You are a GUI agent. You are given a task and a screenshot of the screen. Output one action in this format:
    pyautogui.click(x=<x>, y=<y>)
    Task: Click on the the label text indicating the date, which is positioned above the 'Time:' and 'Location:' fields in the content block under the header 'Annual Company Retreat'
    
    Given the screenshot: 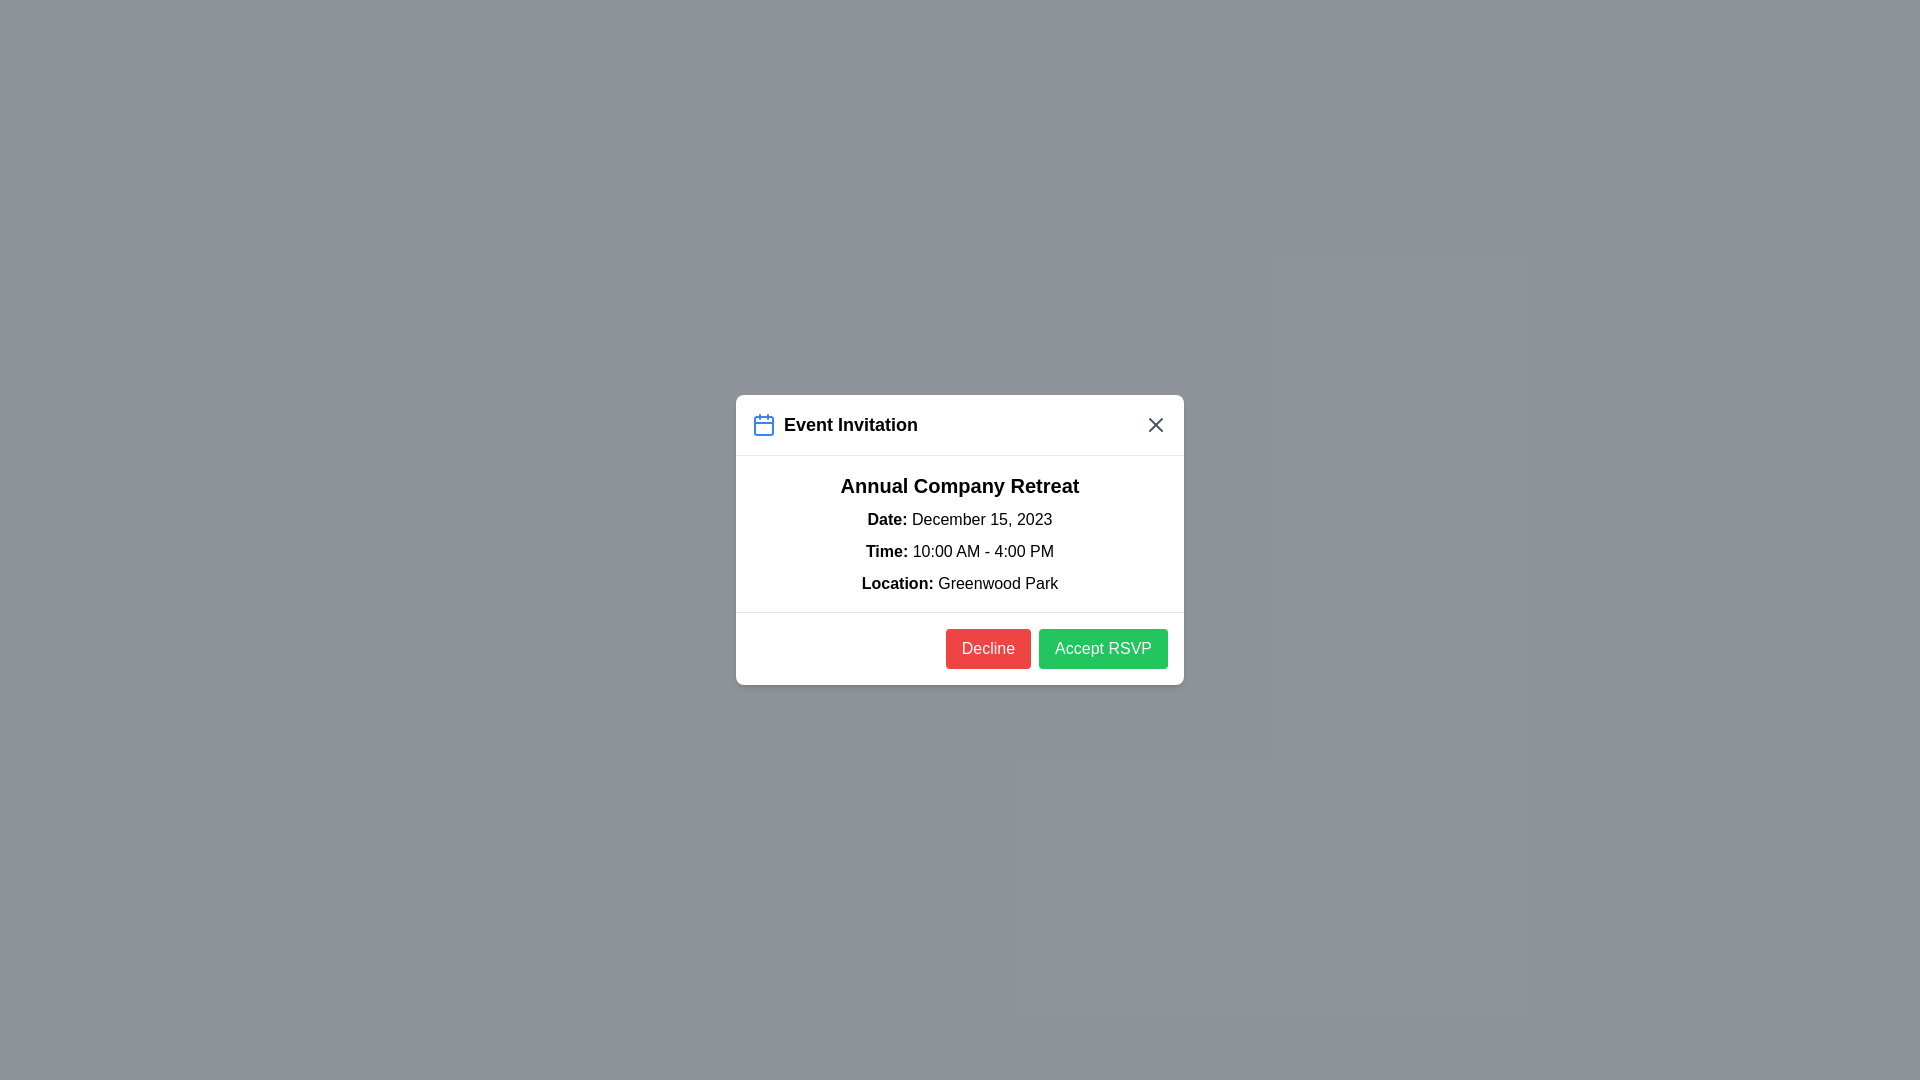 What is the action you would take?
    pyautogui.click(x=888, y=518)
    